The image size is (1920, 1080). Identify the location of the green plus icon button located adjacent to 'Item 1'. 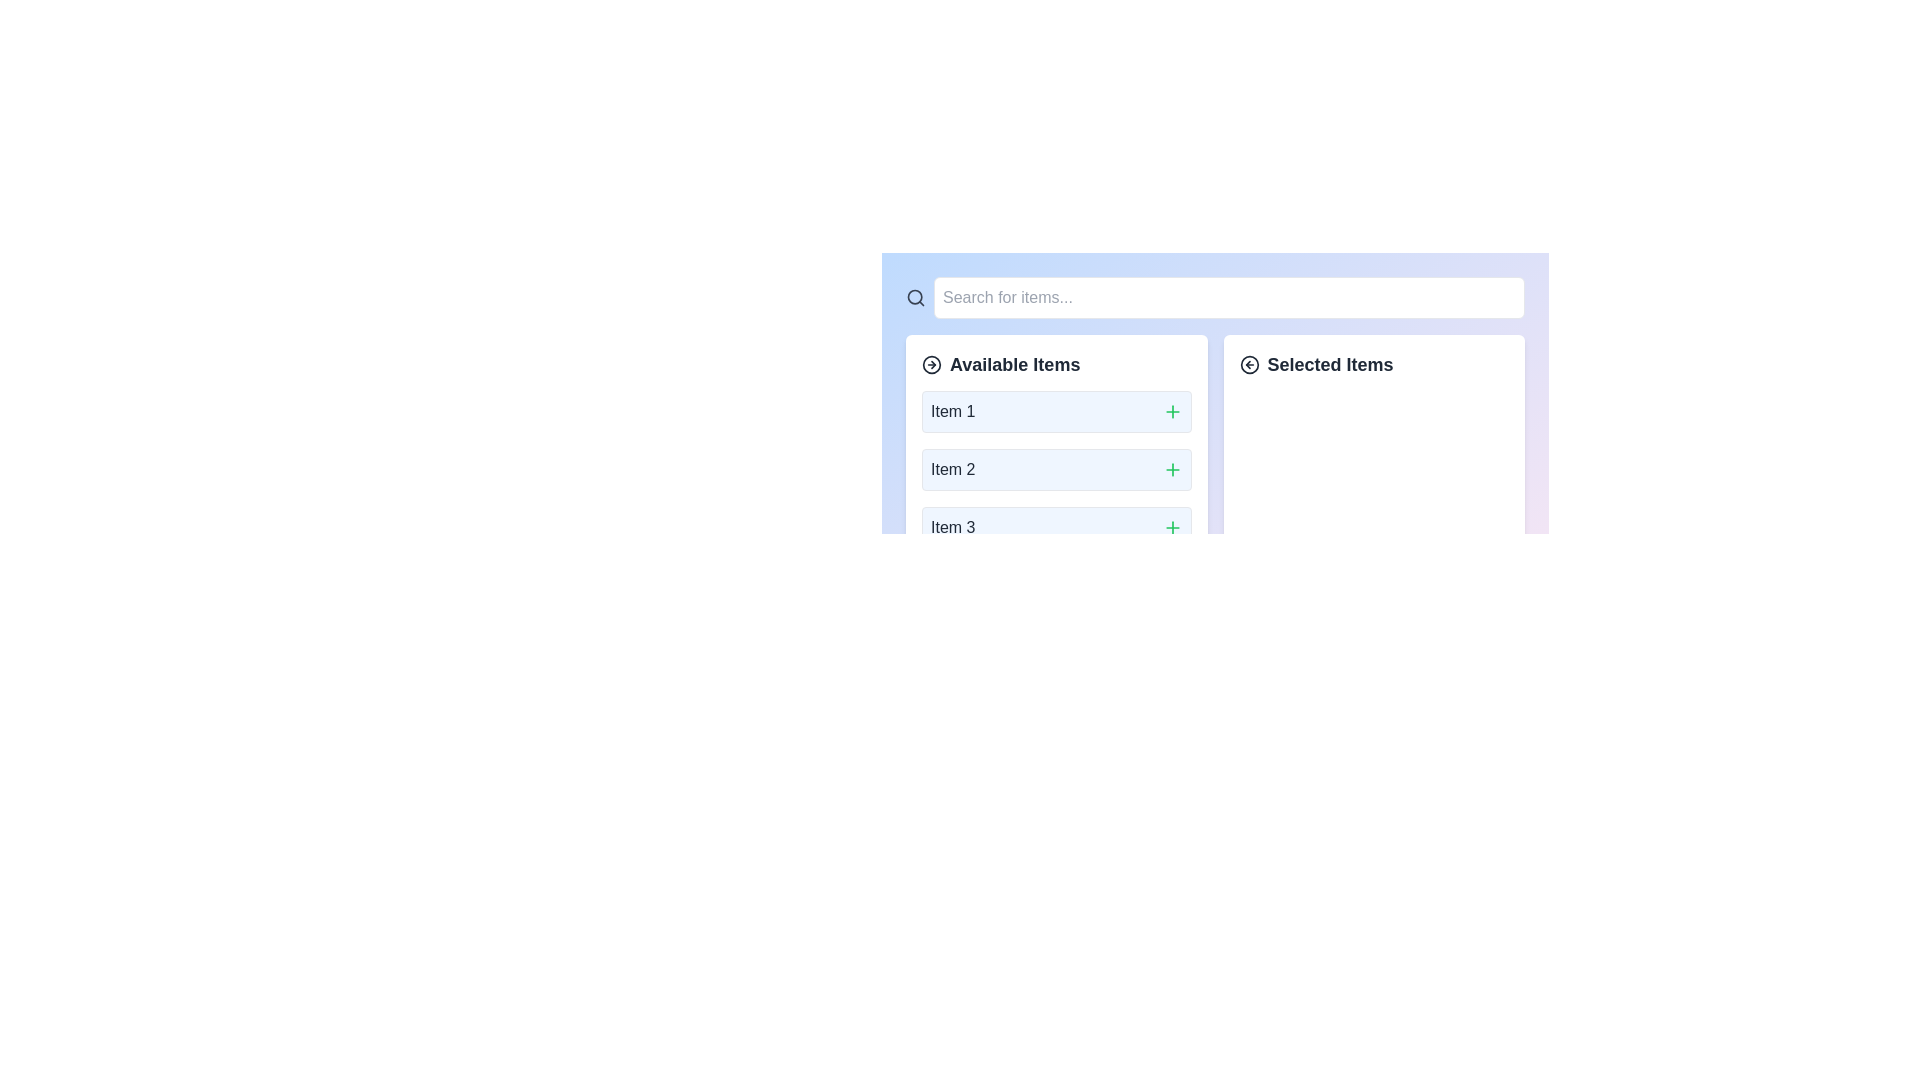
(1172, 411).